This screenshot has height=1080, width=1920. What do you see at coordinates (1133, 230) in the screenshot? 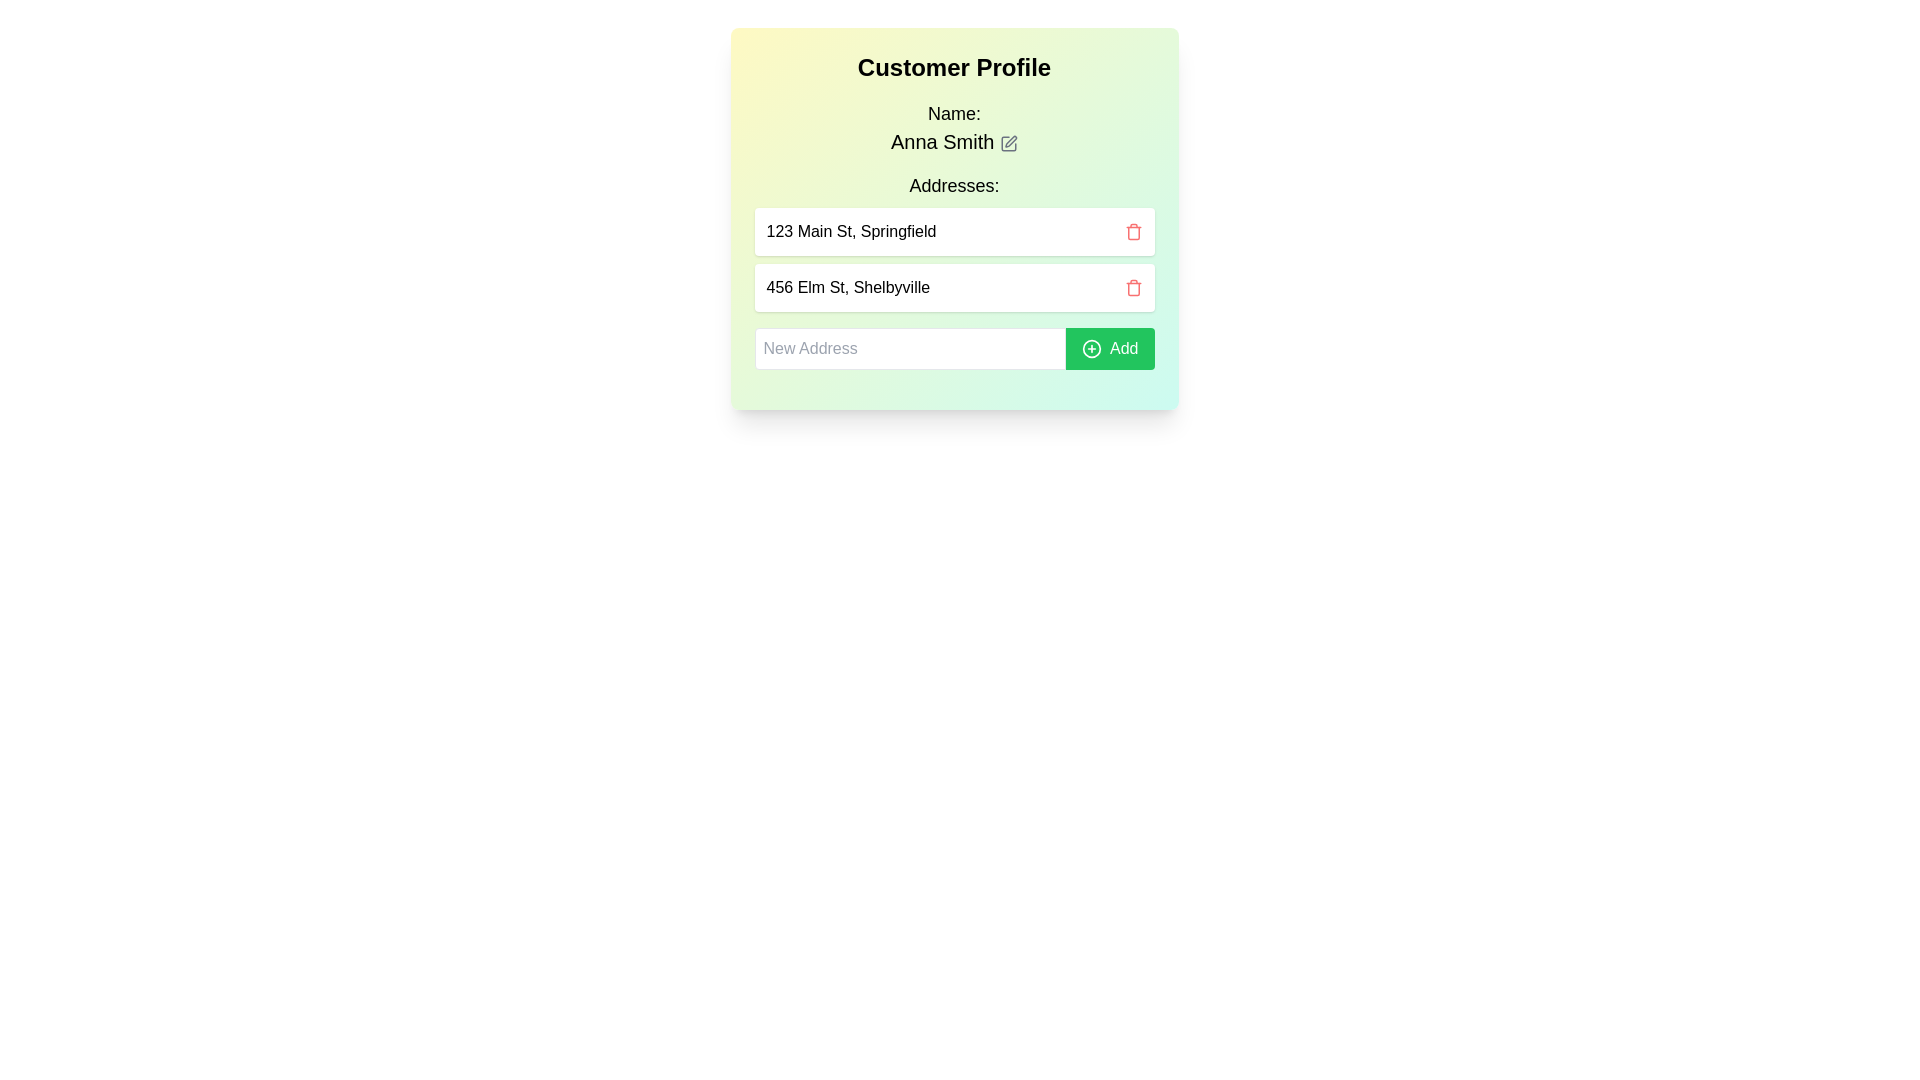
I see `the delete IconButton located in the upper-right corner of the first address block, next to '123 Main St, Springfield'` at bounding box center [1133, 230].